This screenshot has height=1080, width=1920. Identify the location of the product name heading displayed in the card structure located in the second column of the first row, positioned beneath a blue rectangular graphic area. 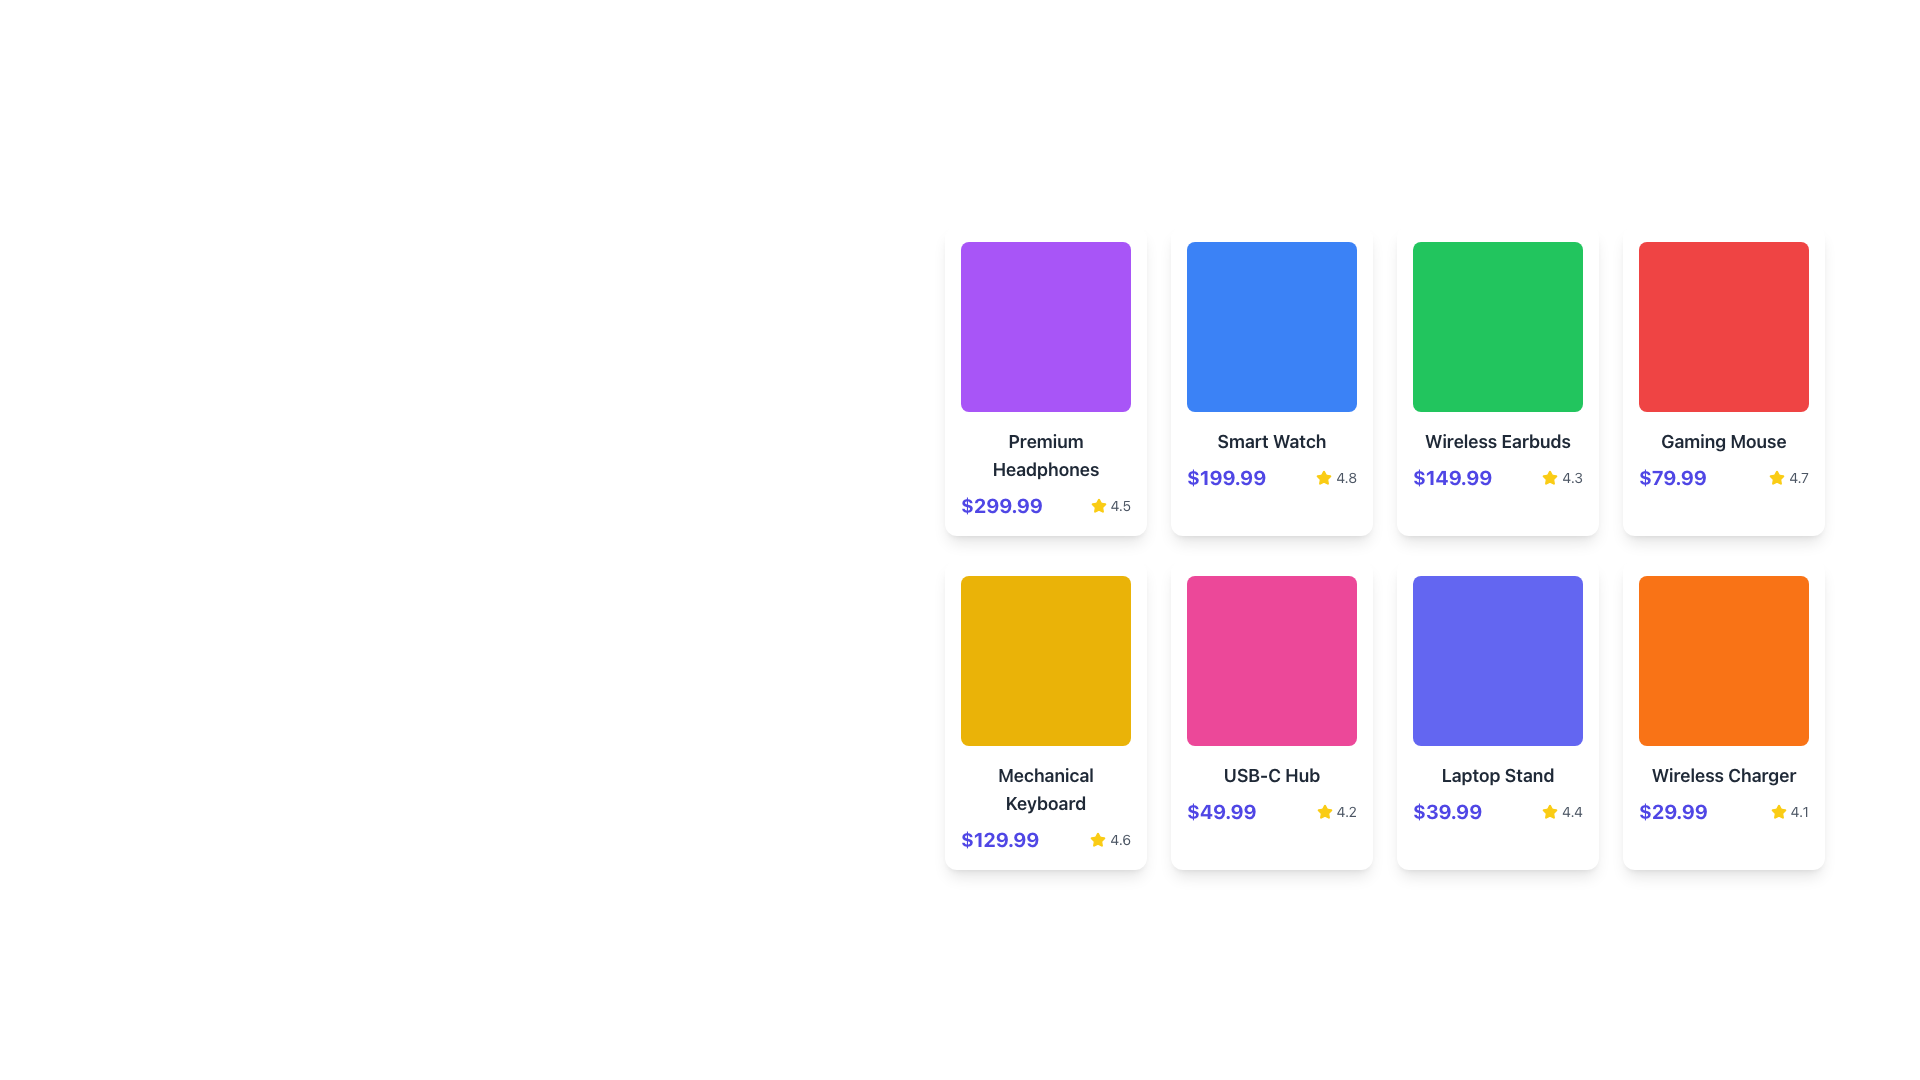
(1271, 441).